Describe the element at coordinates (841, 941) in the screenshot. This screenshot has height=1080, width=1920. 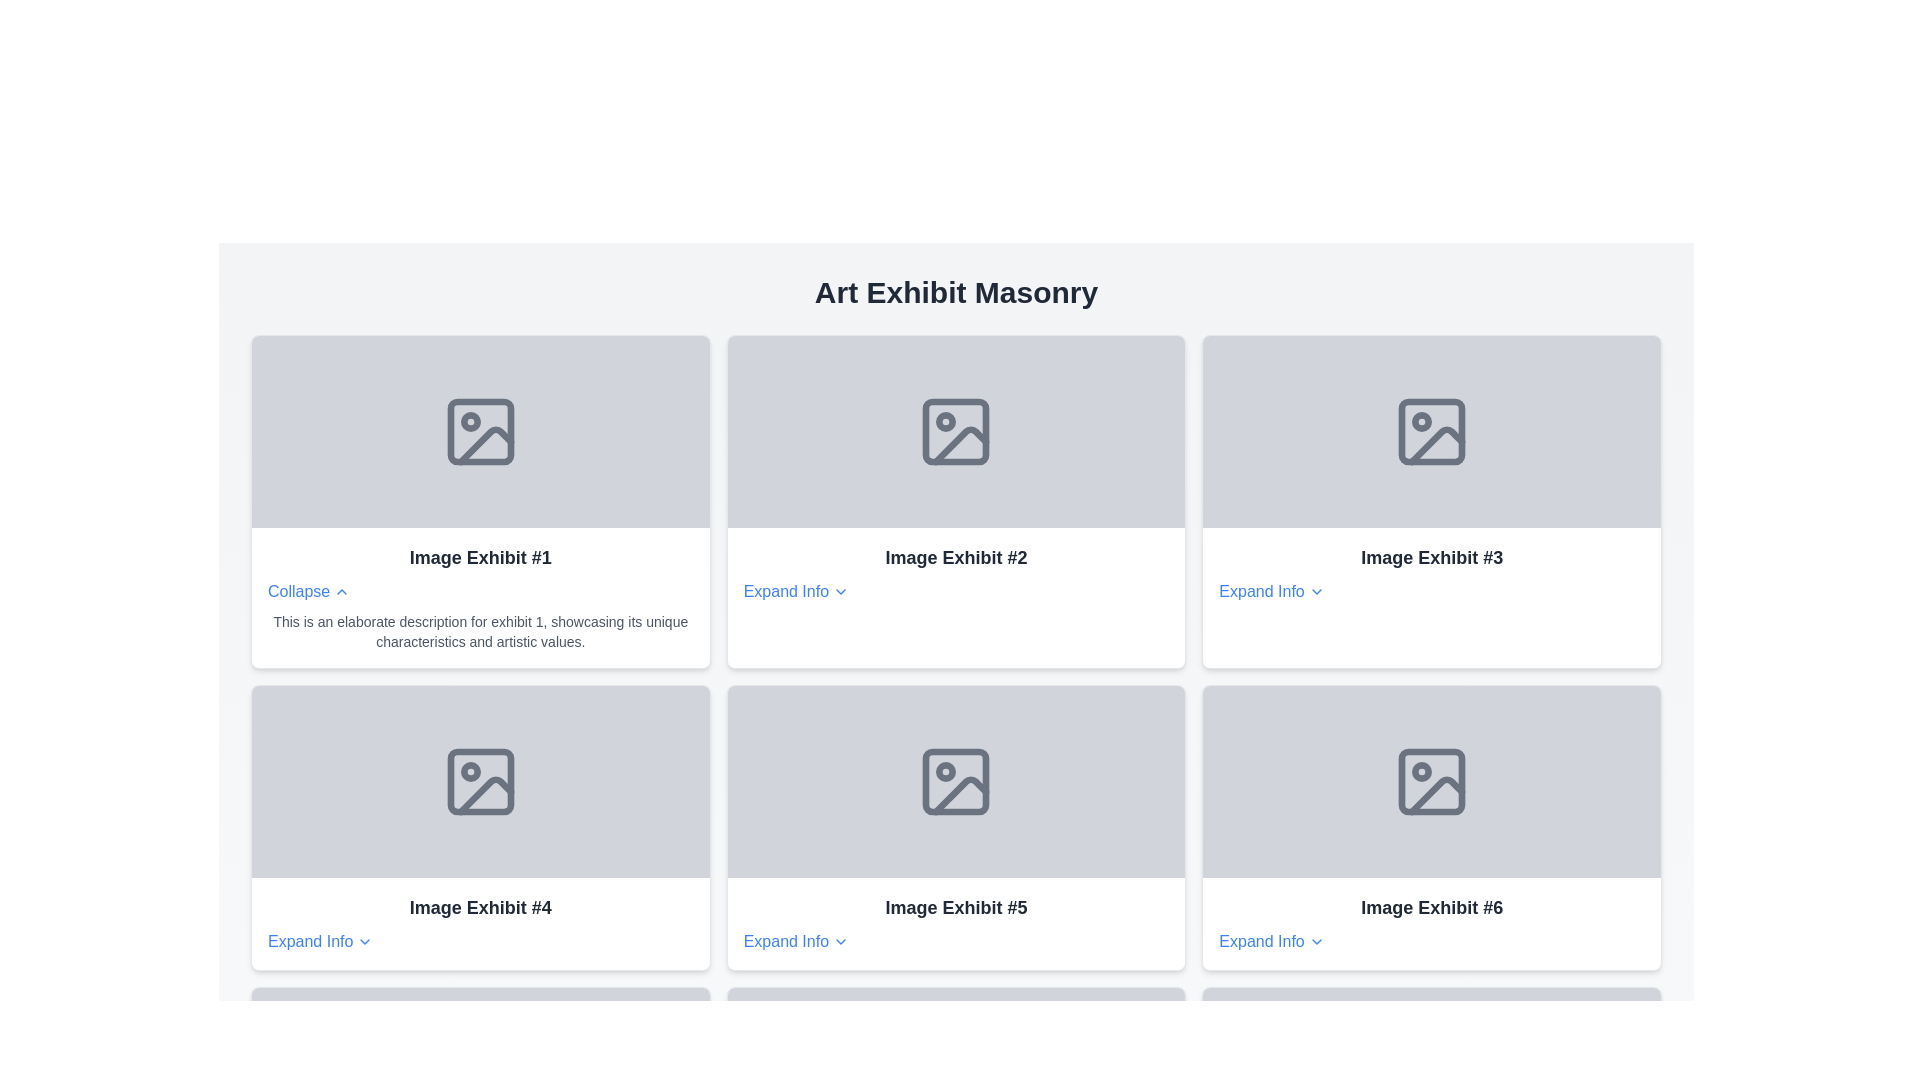
I see `the interactive icon located at the bottom center of the 'Image Exhibit #5' card` at that location.